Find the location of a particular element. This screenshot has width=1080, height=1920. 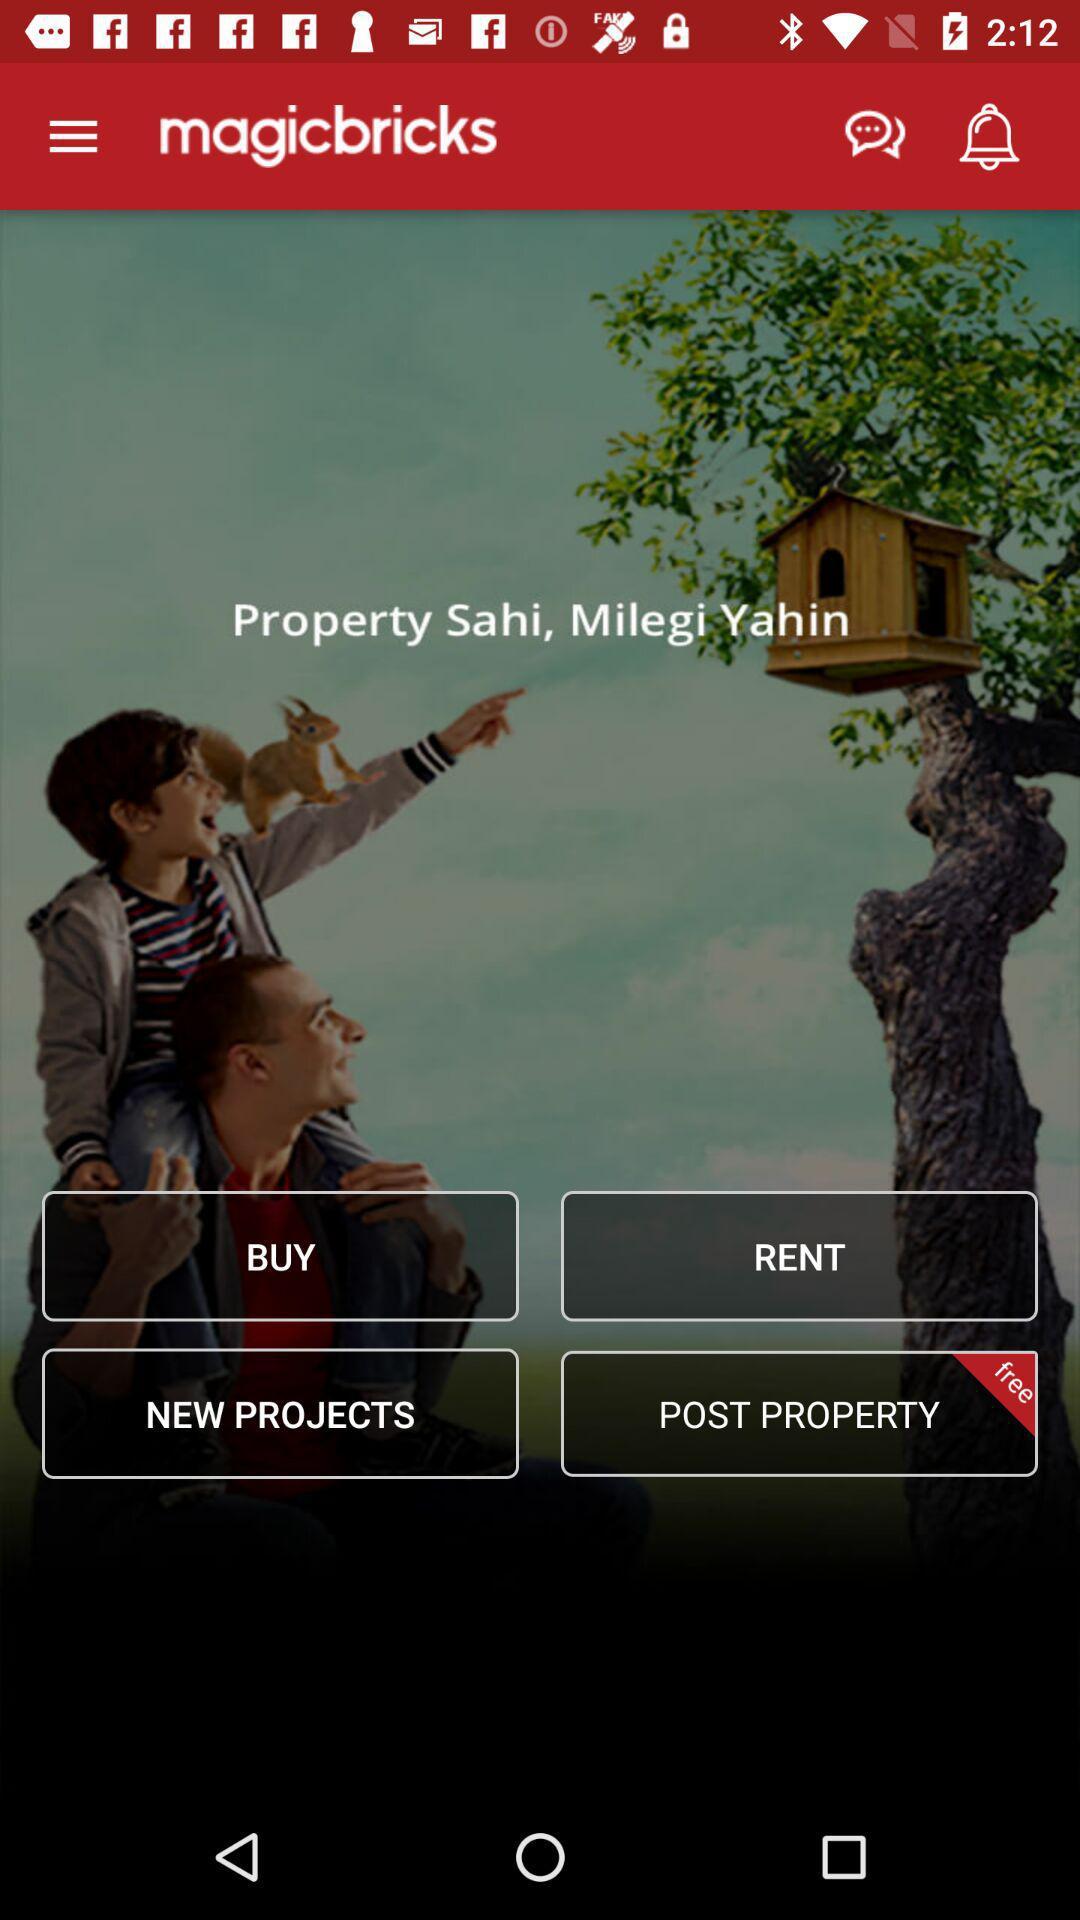

icon next to buy item is located at coordinates (798, 1255).